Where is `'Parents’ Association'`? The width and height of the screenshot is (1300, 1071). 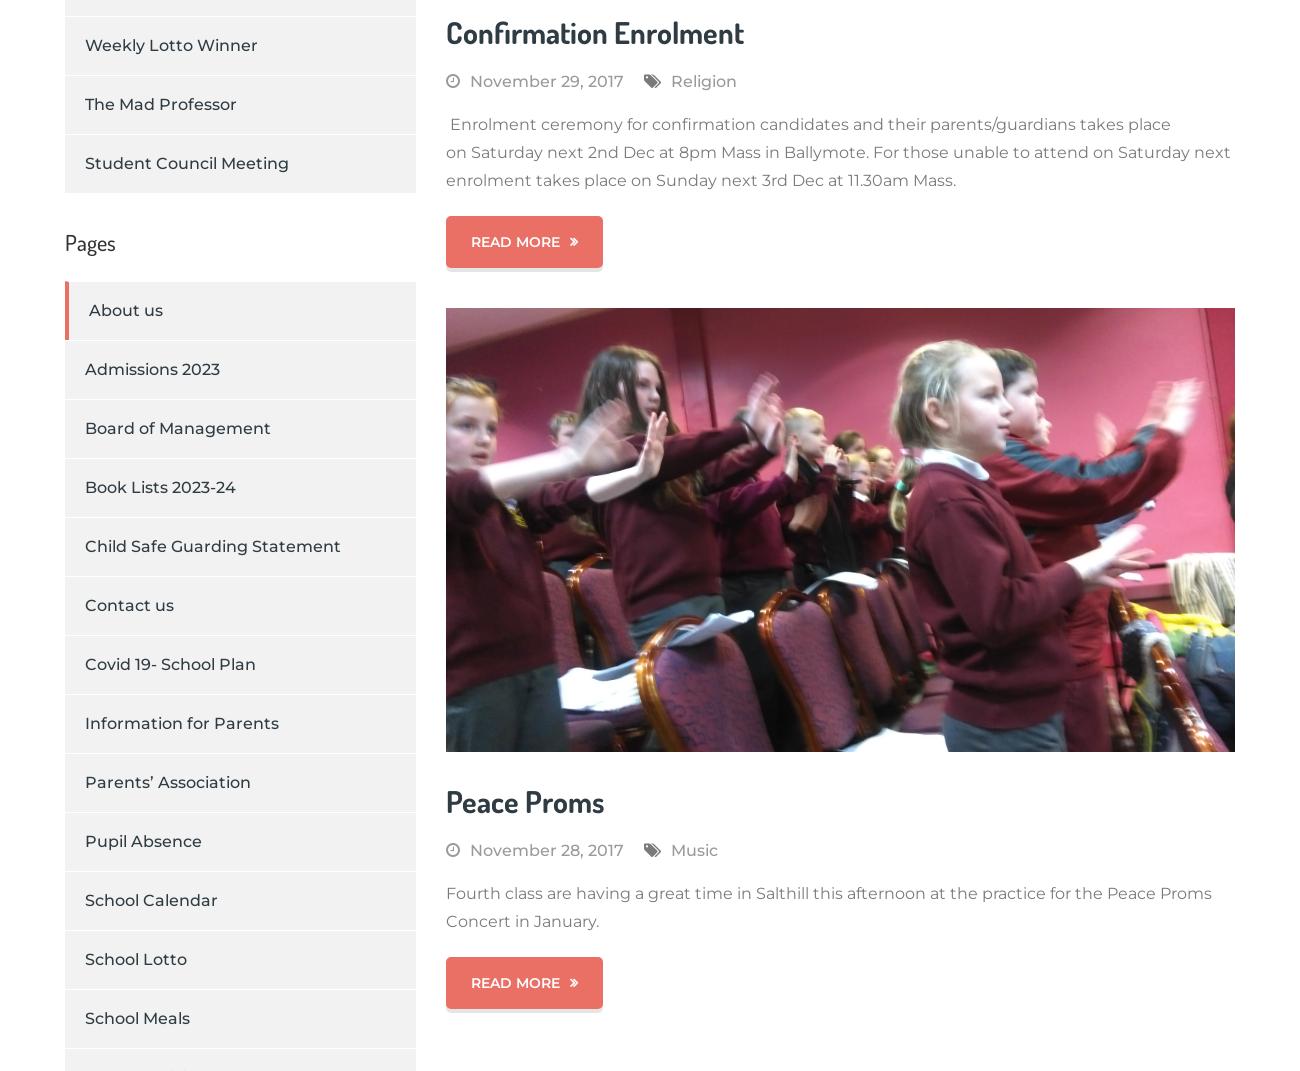 'Parents’ Association' is located at coordinates (167, 781).